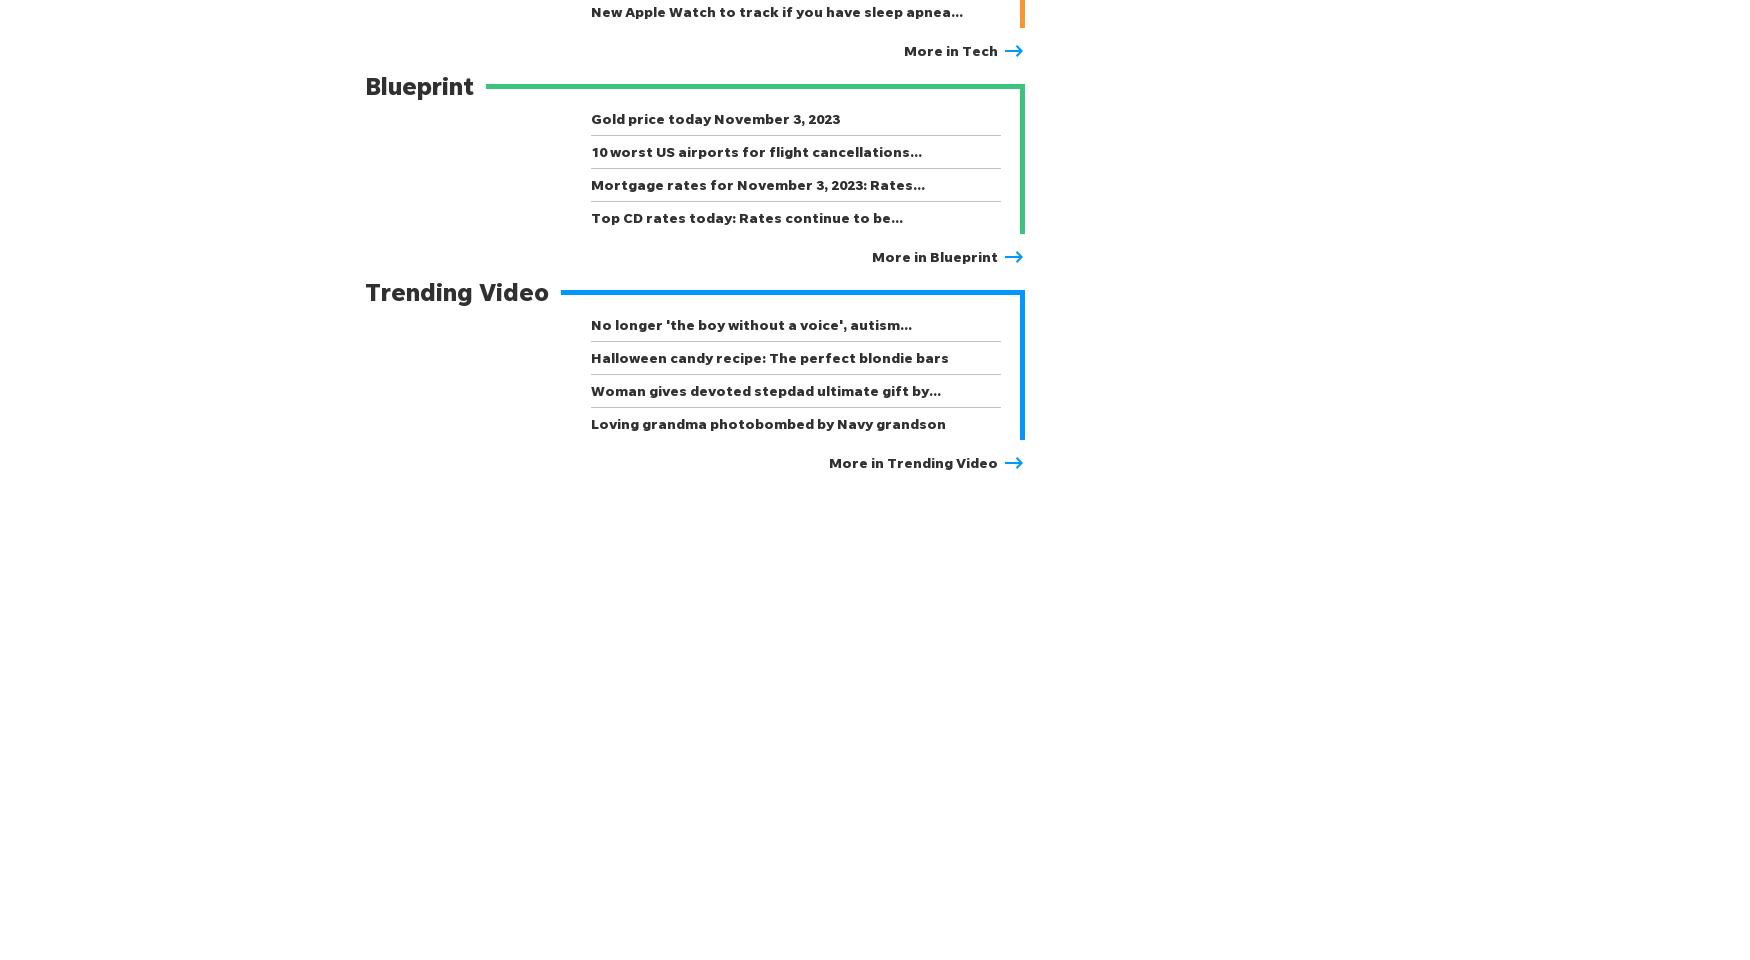 The image size is (1750, 960). What do you see at coordinates (912, 462) in the screenshot?
I see `'More in Trending Video'` at bounding box center [912, 462].